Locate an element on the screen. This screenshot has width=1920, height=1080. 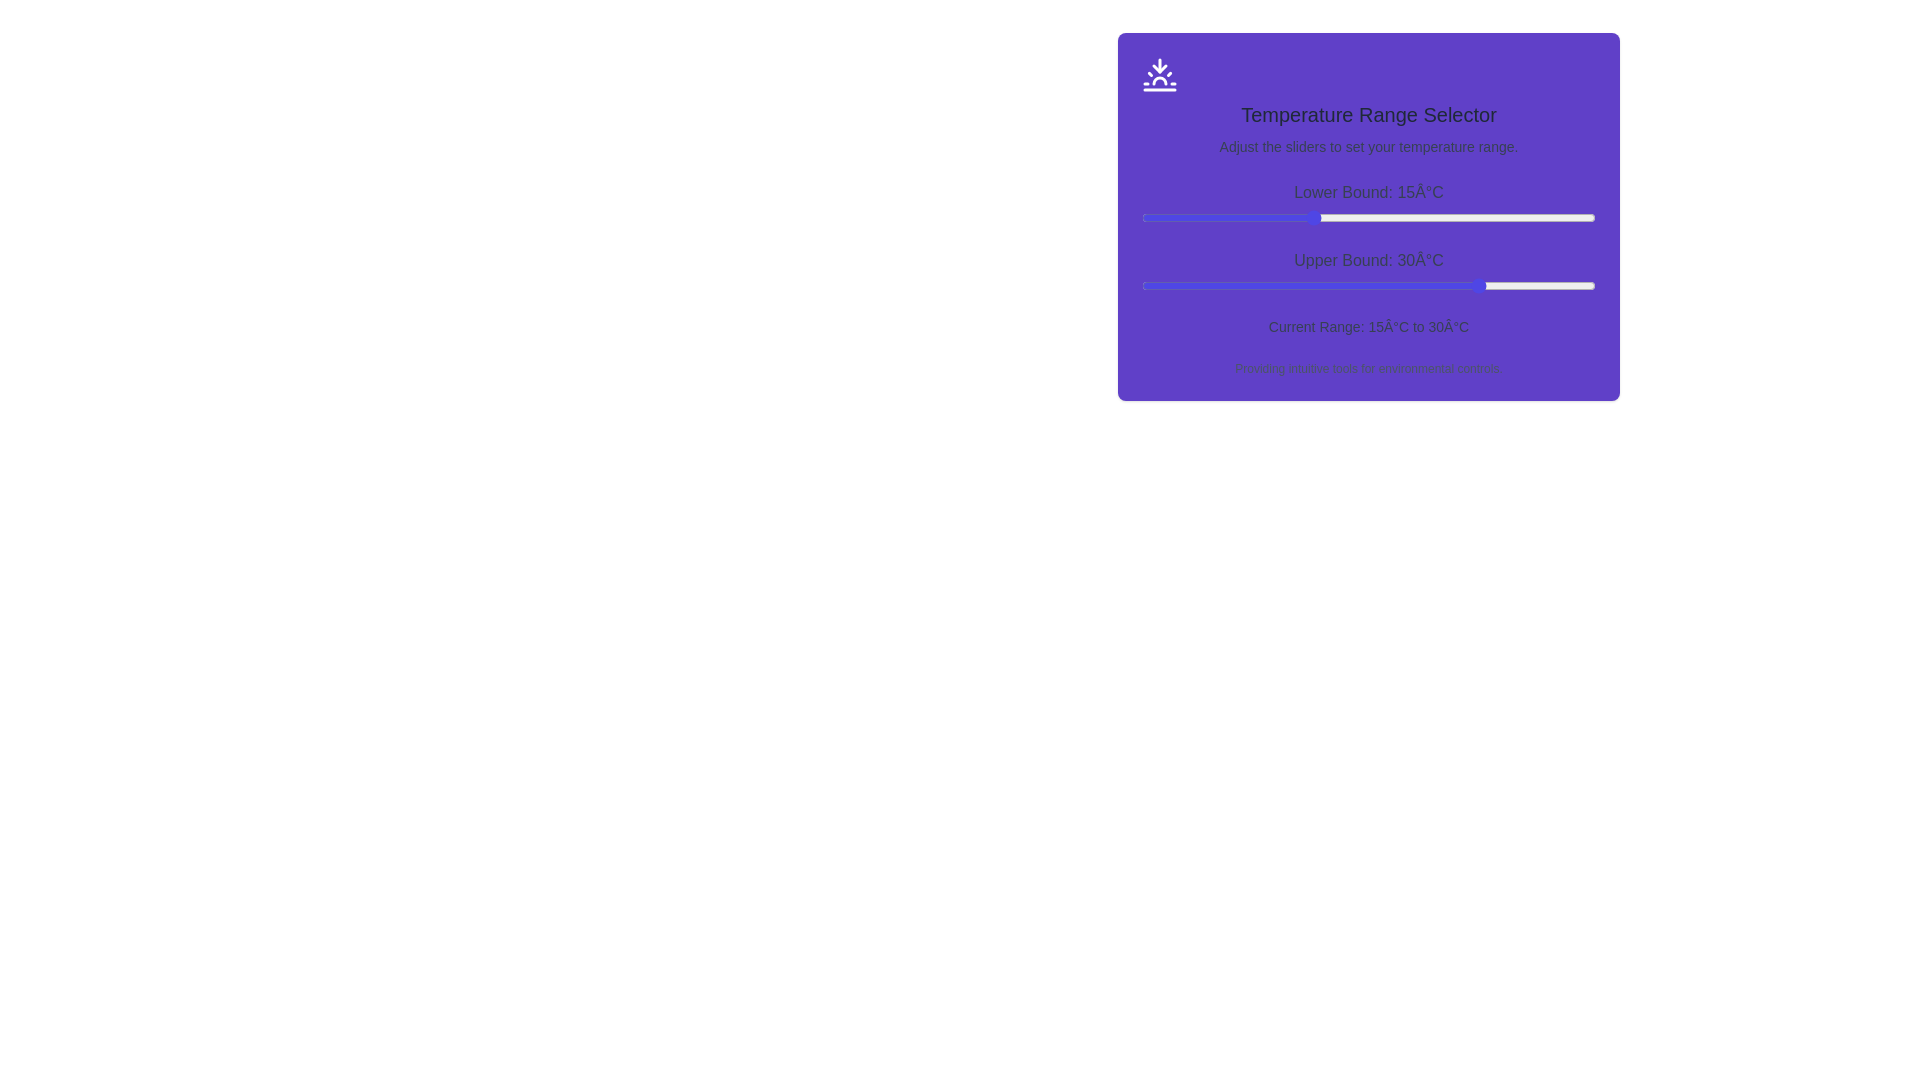
the lower bound slider to 19°C is located at coordinates (1357, 218).